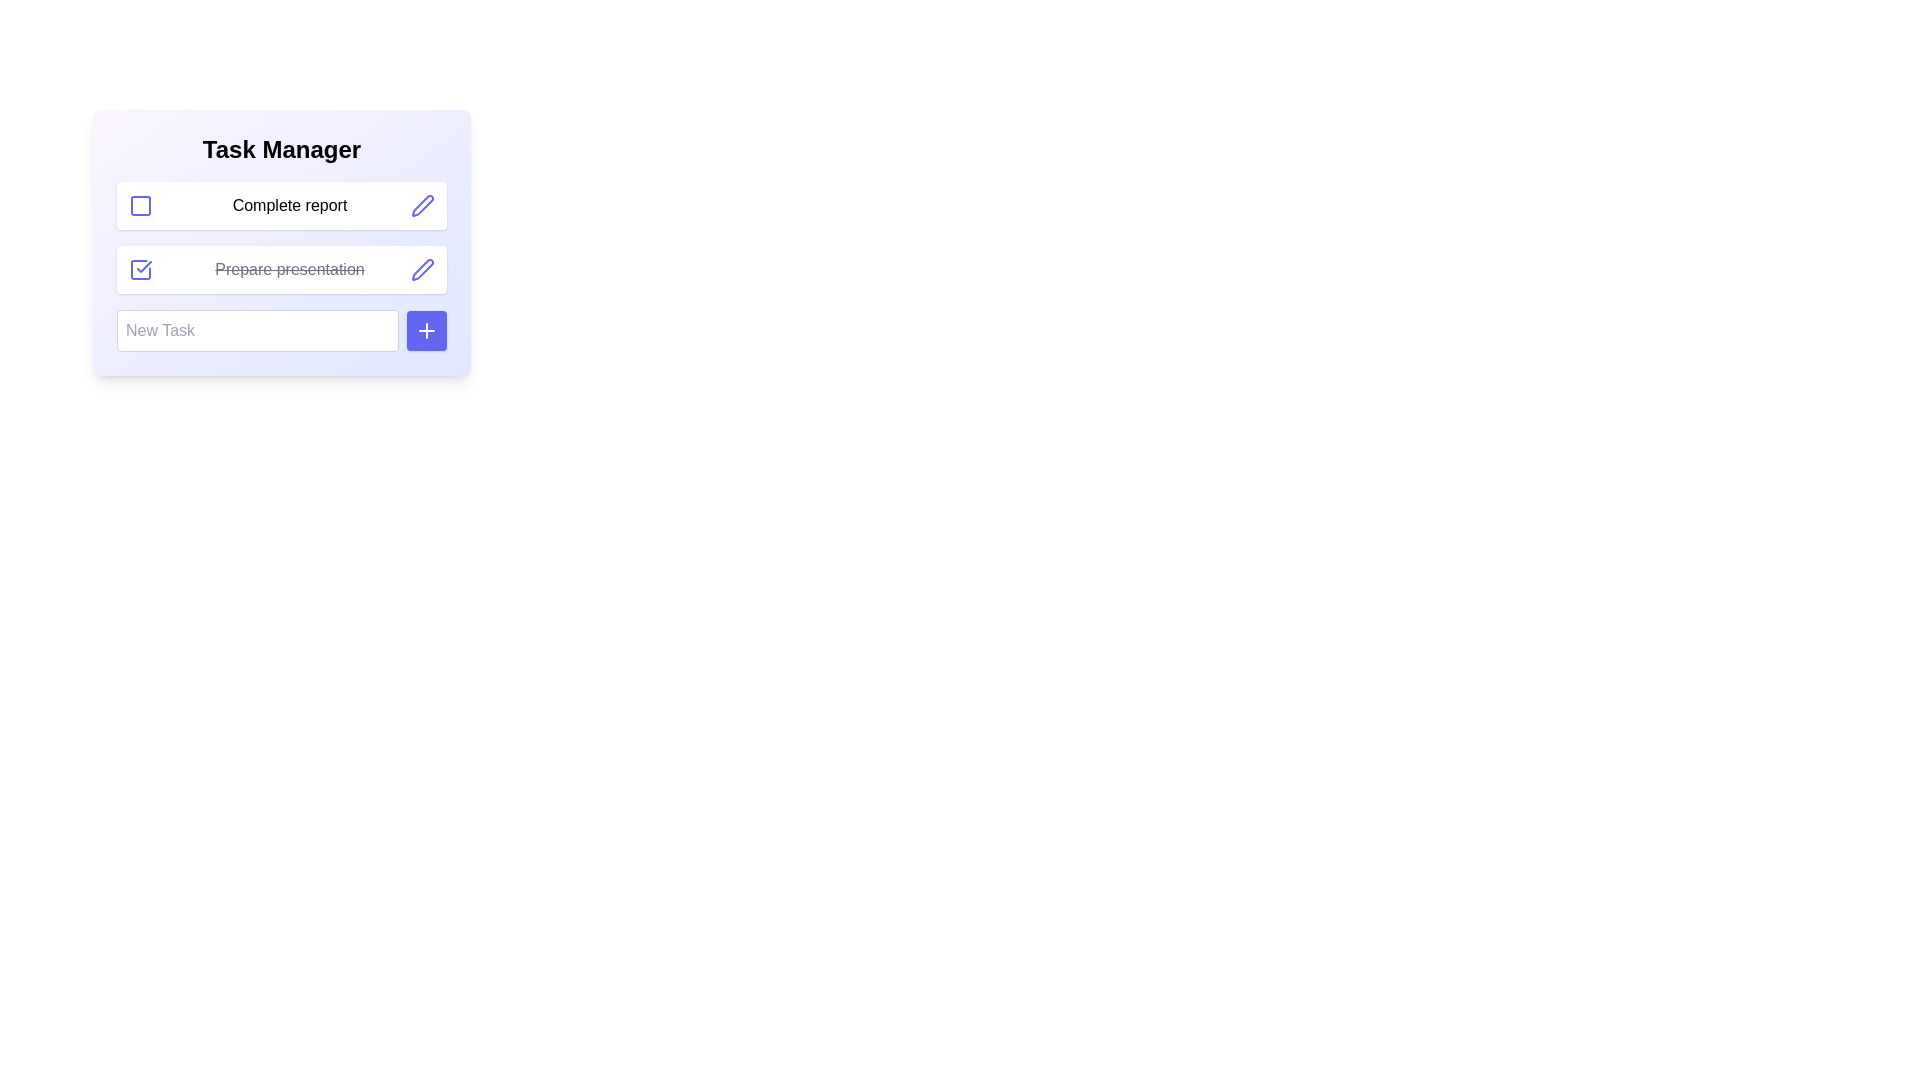 The width and height of the screenshot is (1920, 1080). I want to click on the edit icon for the task with description Complete report, so click(421, 205).